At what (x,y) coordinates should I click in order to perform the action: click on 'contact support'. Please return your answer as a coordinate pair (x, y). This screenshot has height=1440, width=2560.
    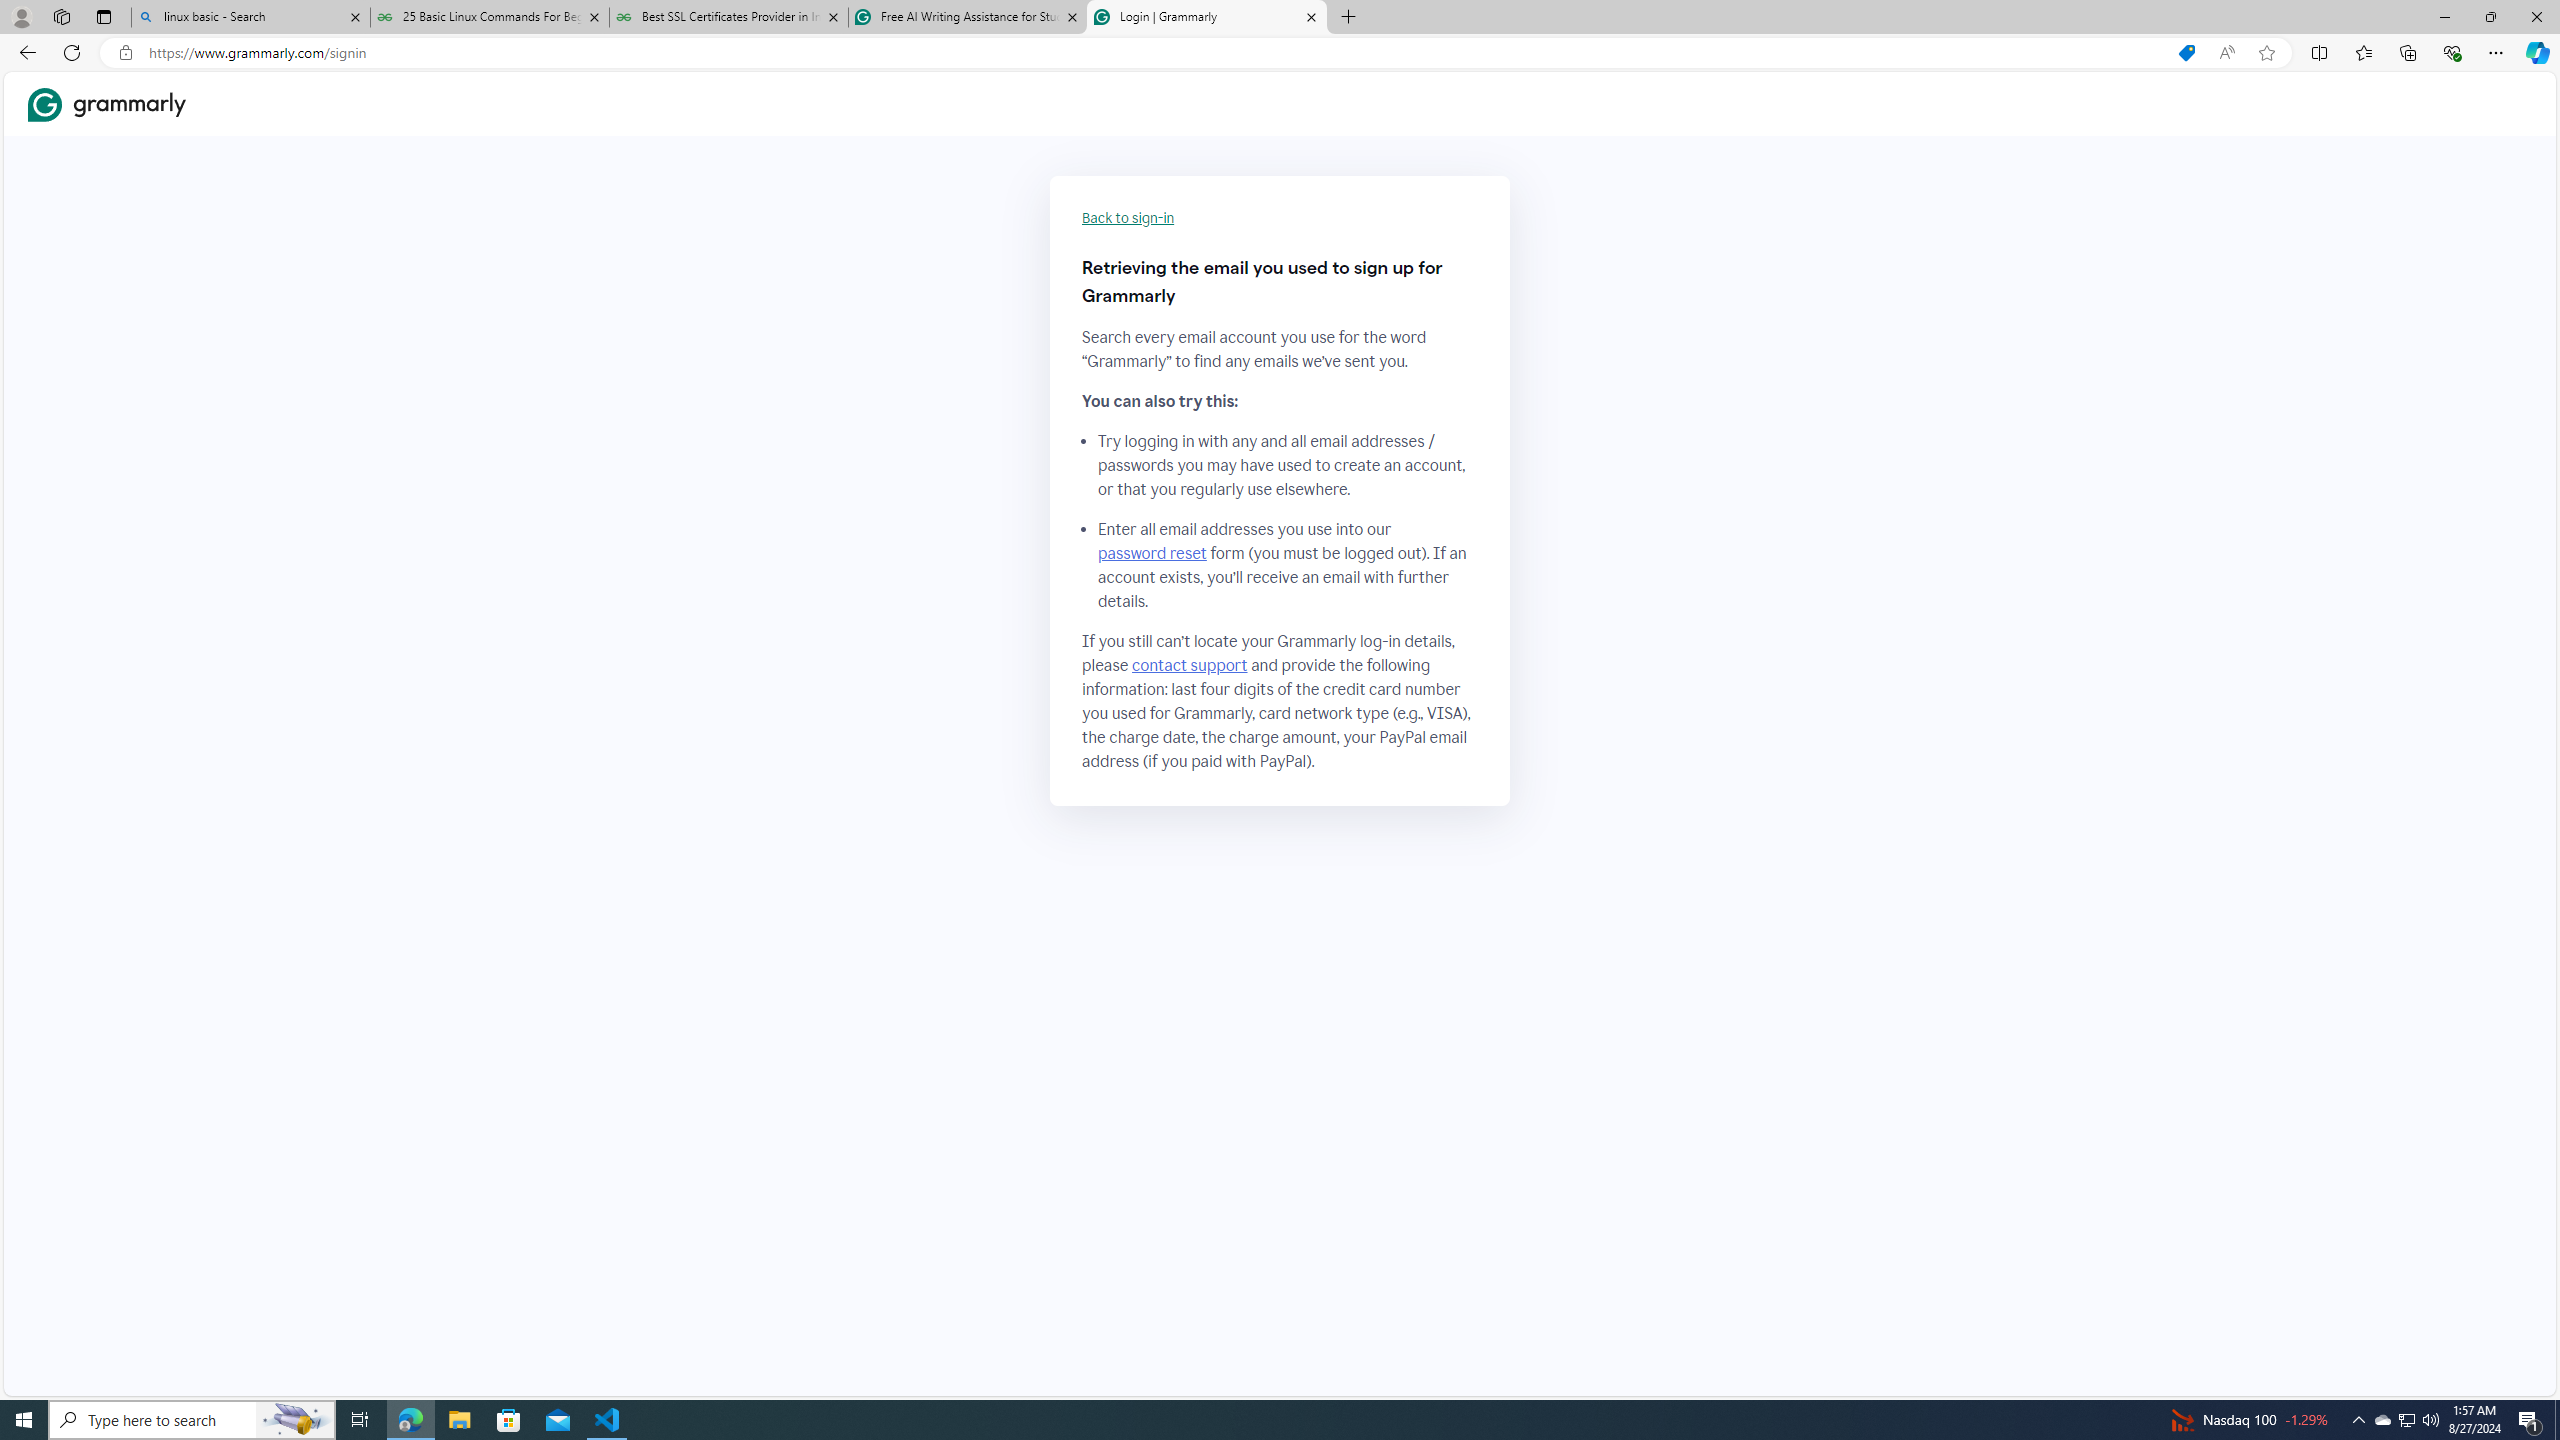
    Looking at the image, I should click on (1190, 666).